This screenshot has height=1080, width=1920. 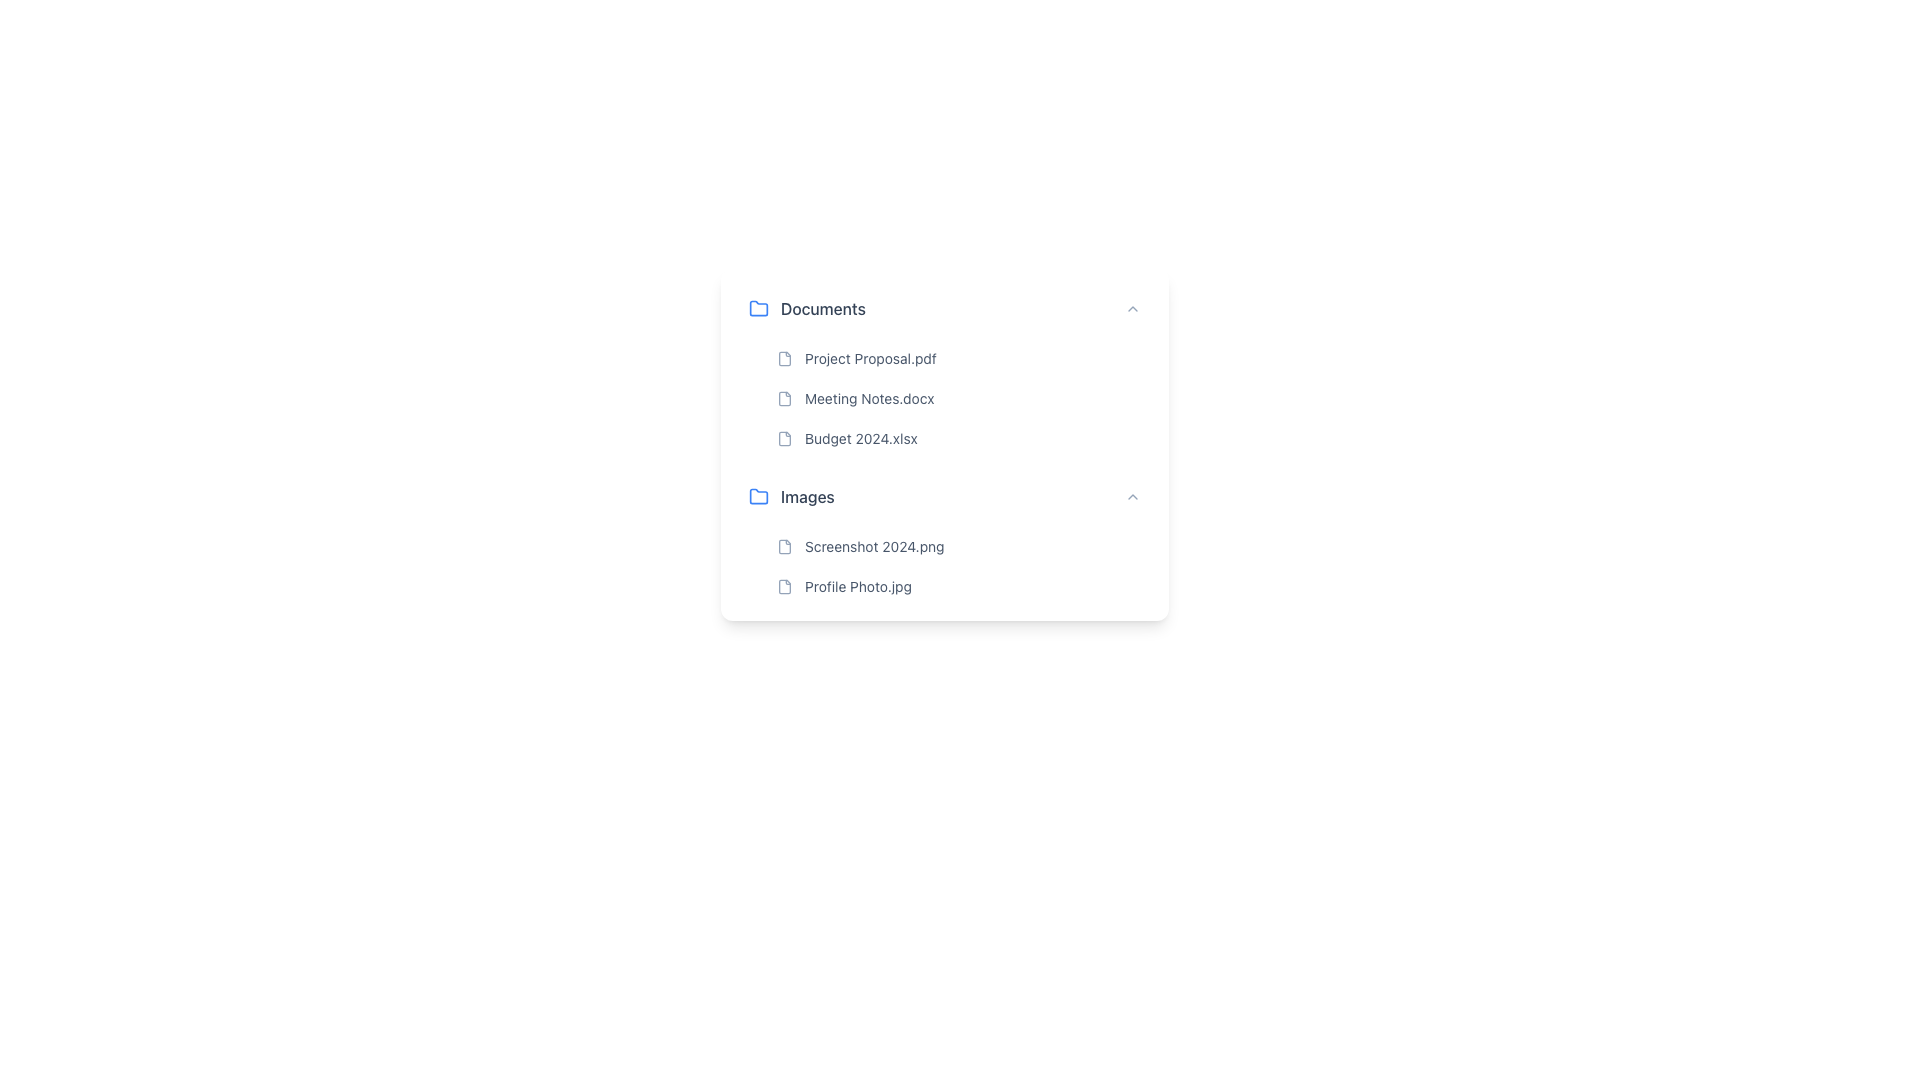 I want to click on the SVG Circle element that serves as the frame of the clock icon located near the filename 'Meeting Notes.docx' in the 'Documents' section, so click(x=1088, y=357).